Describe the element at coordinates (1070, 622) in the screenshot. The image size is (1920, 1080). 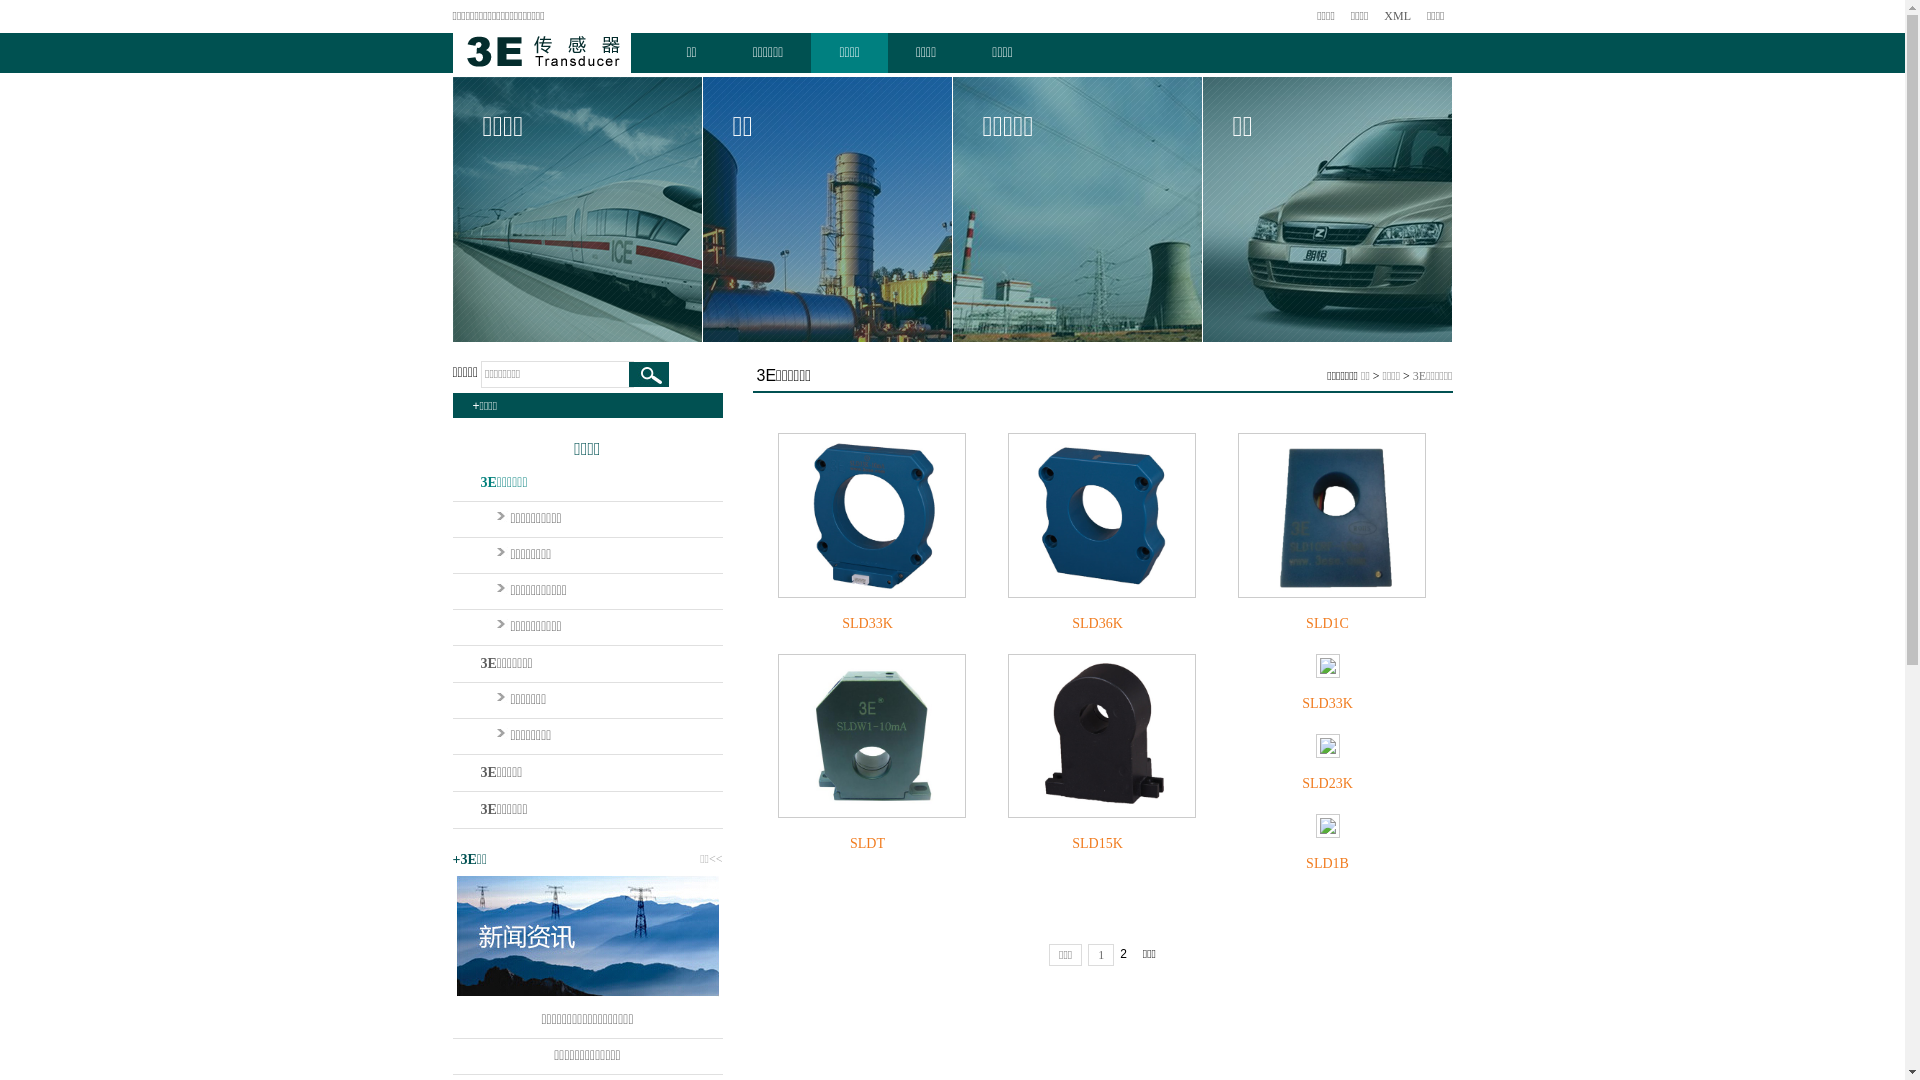
I see `'SLD36K'` at that location.